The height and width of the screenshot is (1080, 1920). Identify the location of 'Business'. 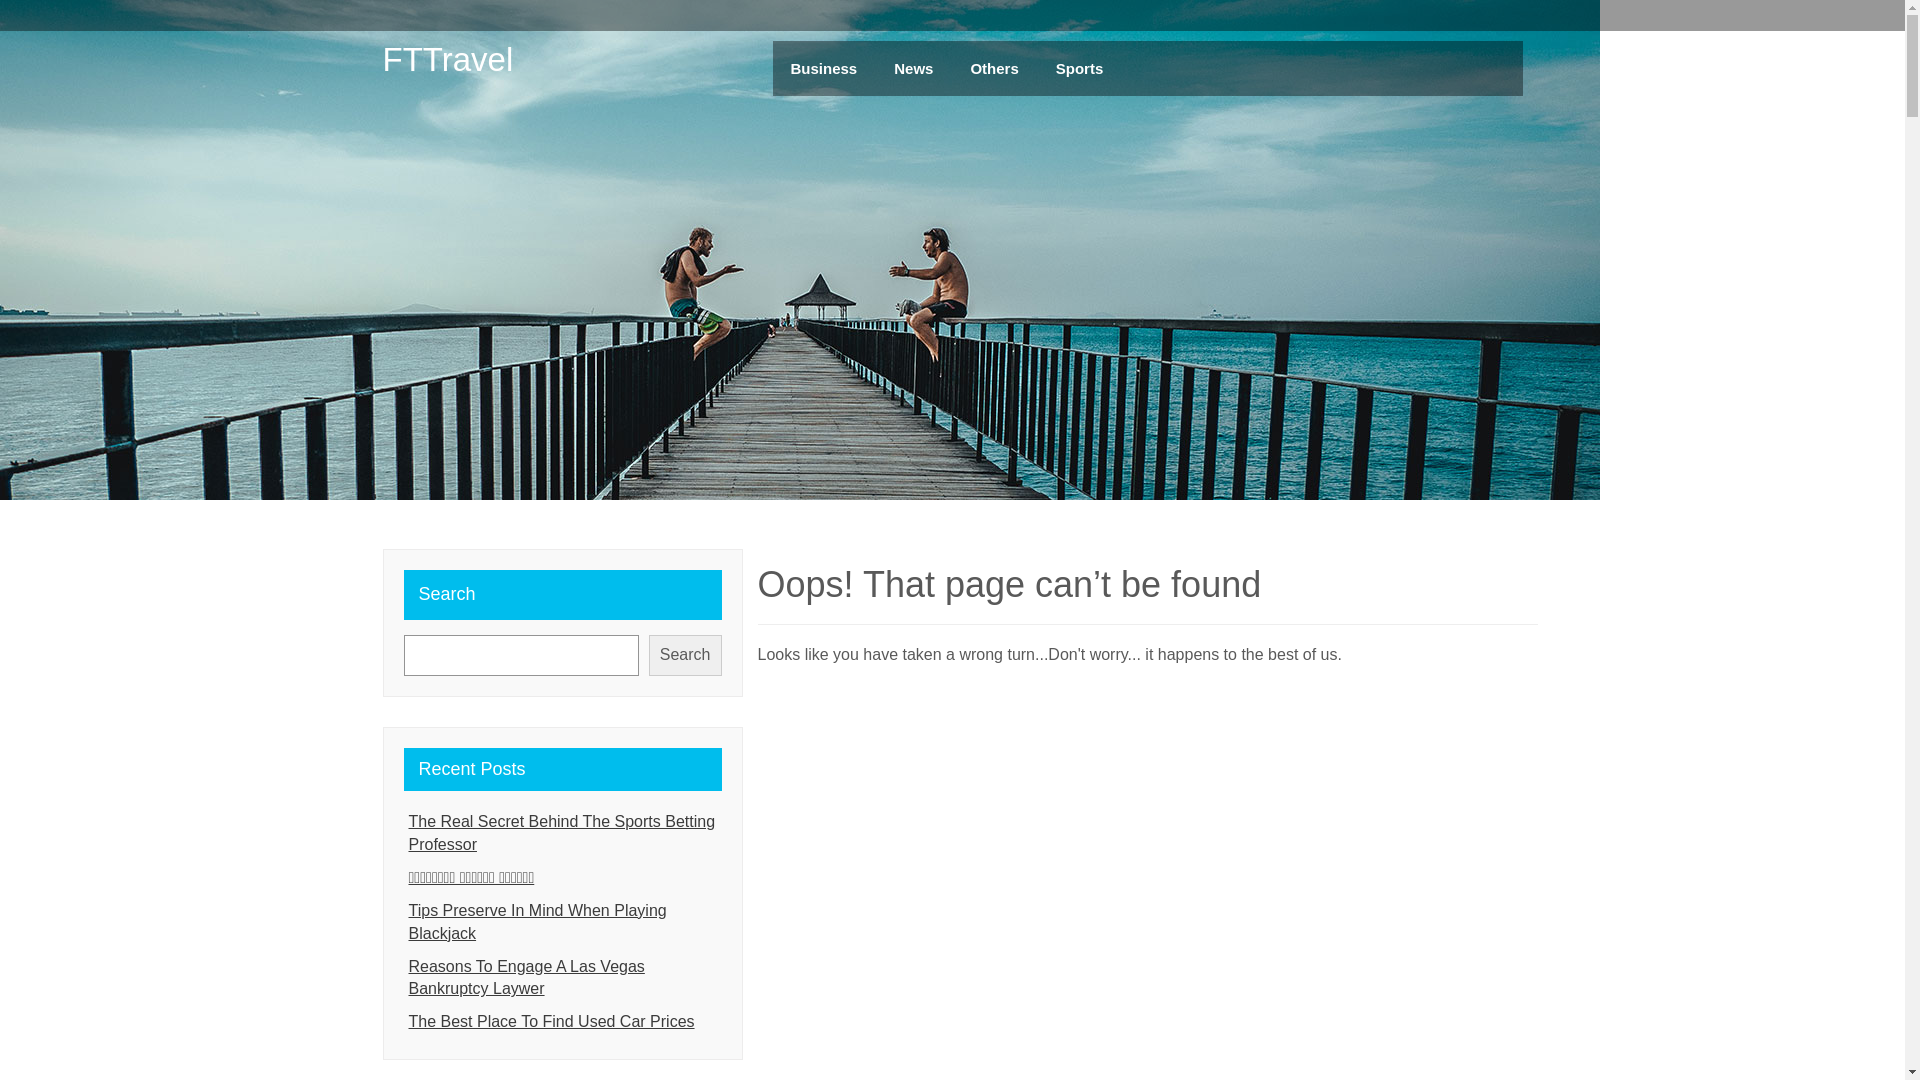
(771, 67).